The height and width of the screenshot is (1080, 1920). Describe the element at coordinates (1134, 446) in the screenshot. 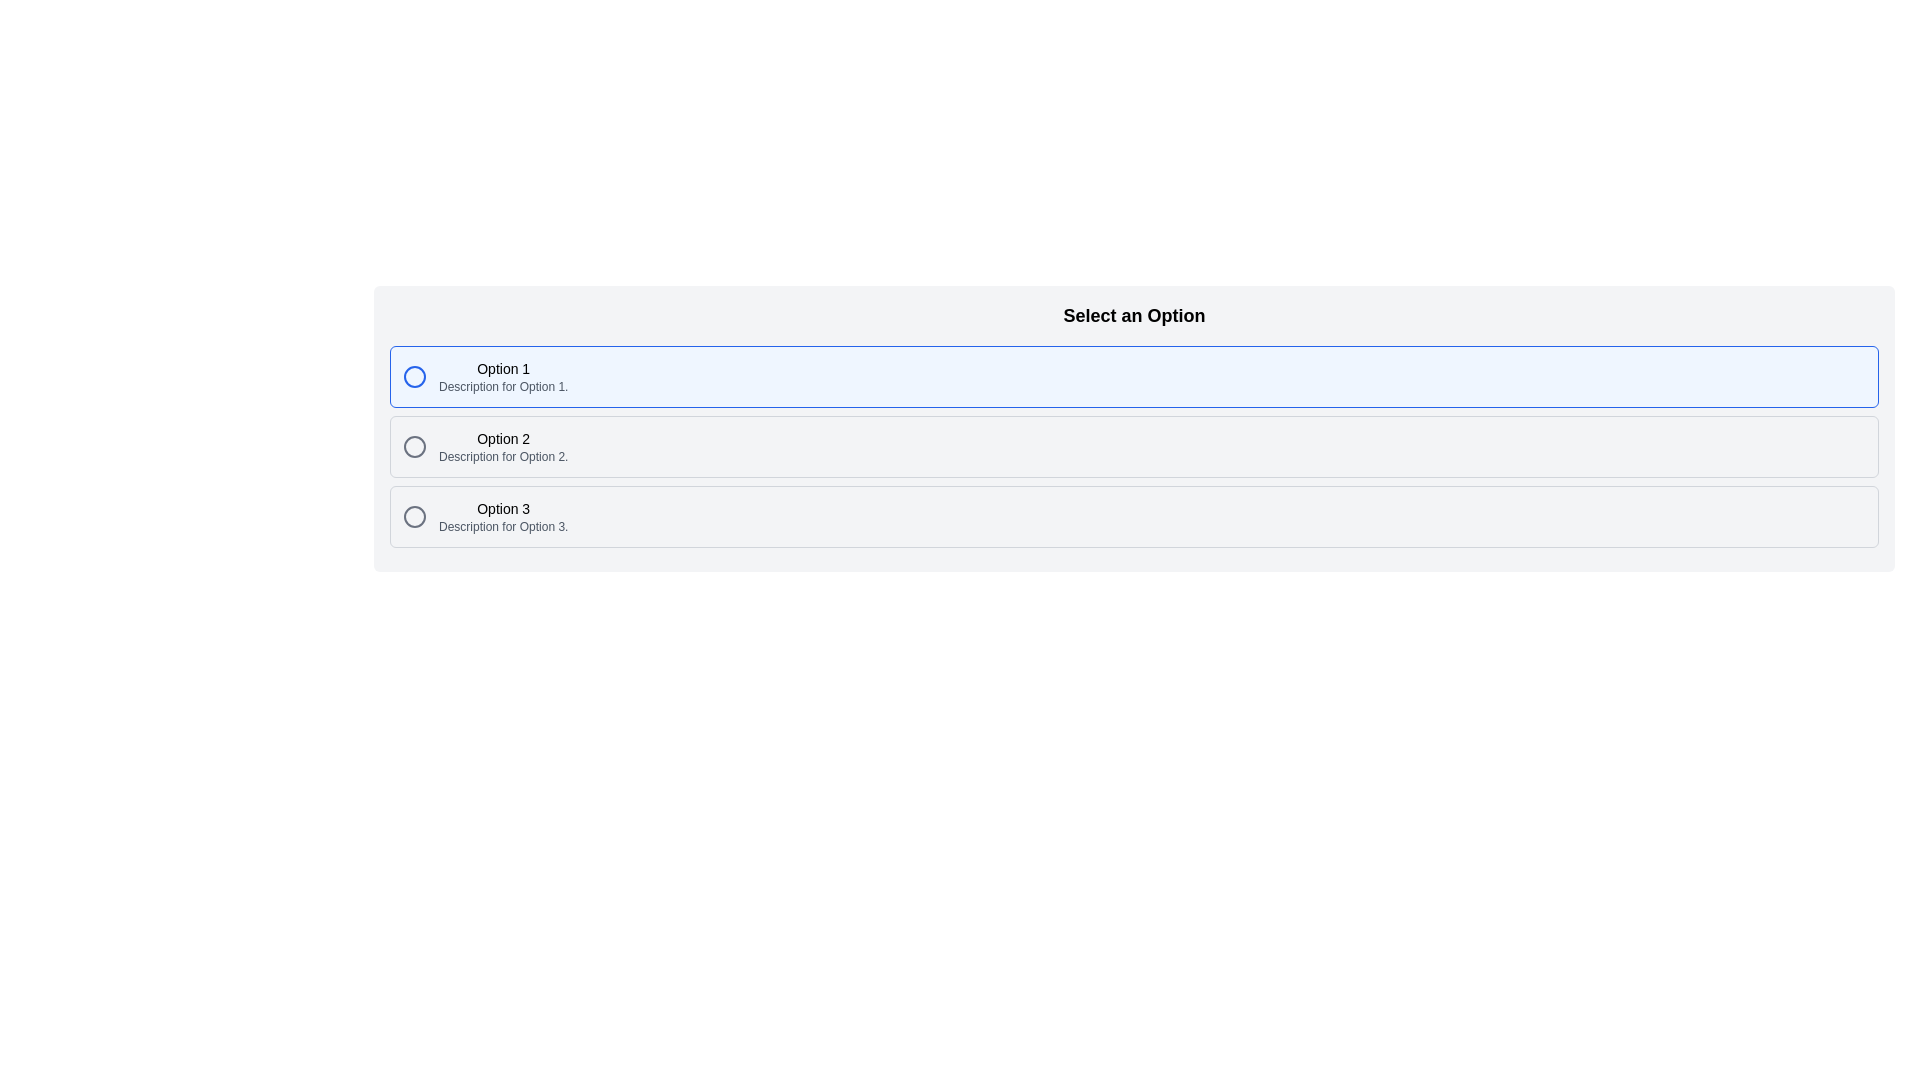

I see `the selectable option button labeled 'Option 2'` at that location.